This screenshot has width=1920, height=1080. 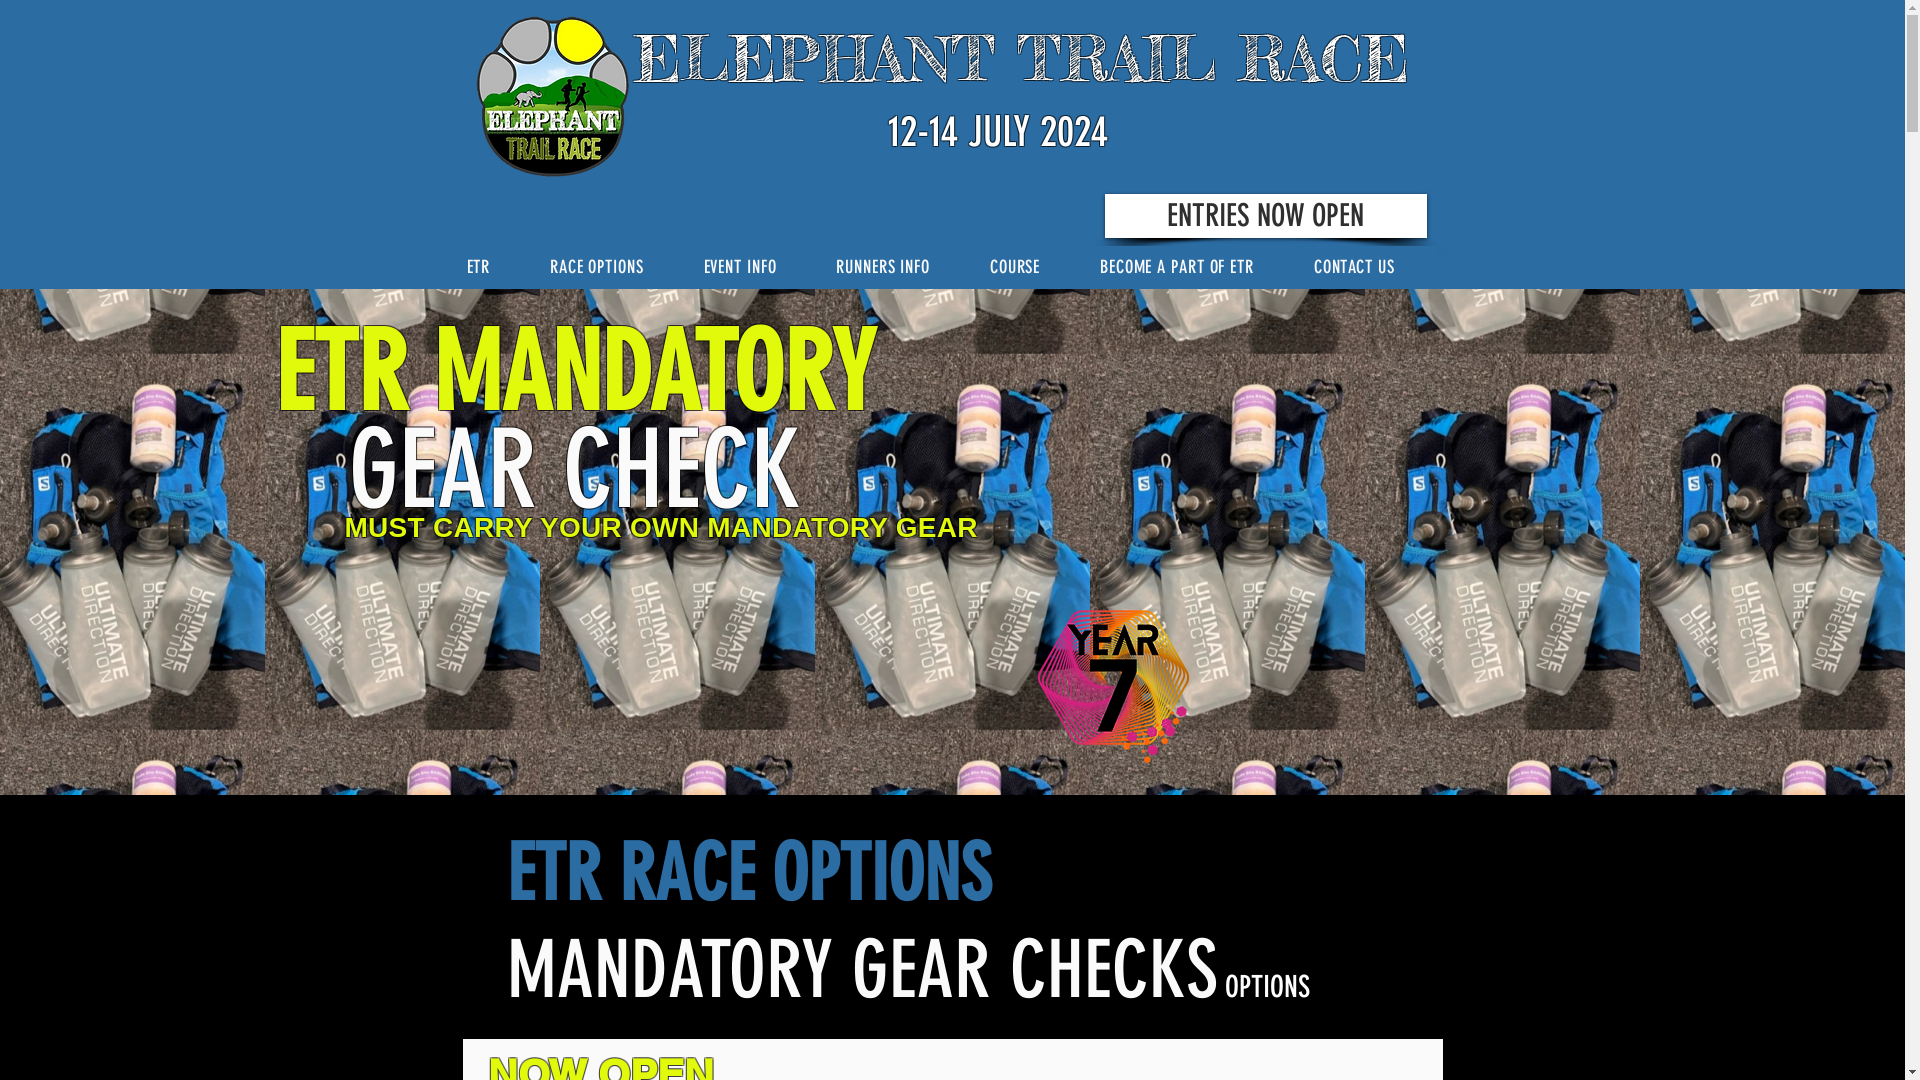 What do you see at coordinates (1264, 216) in the screenshot?
I see `'ENTRIES NOW OPEN'` at bounding box center [1264, 216].